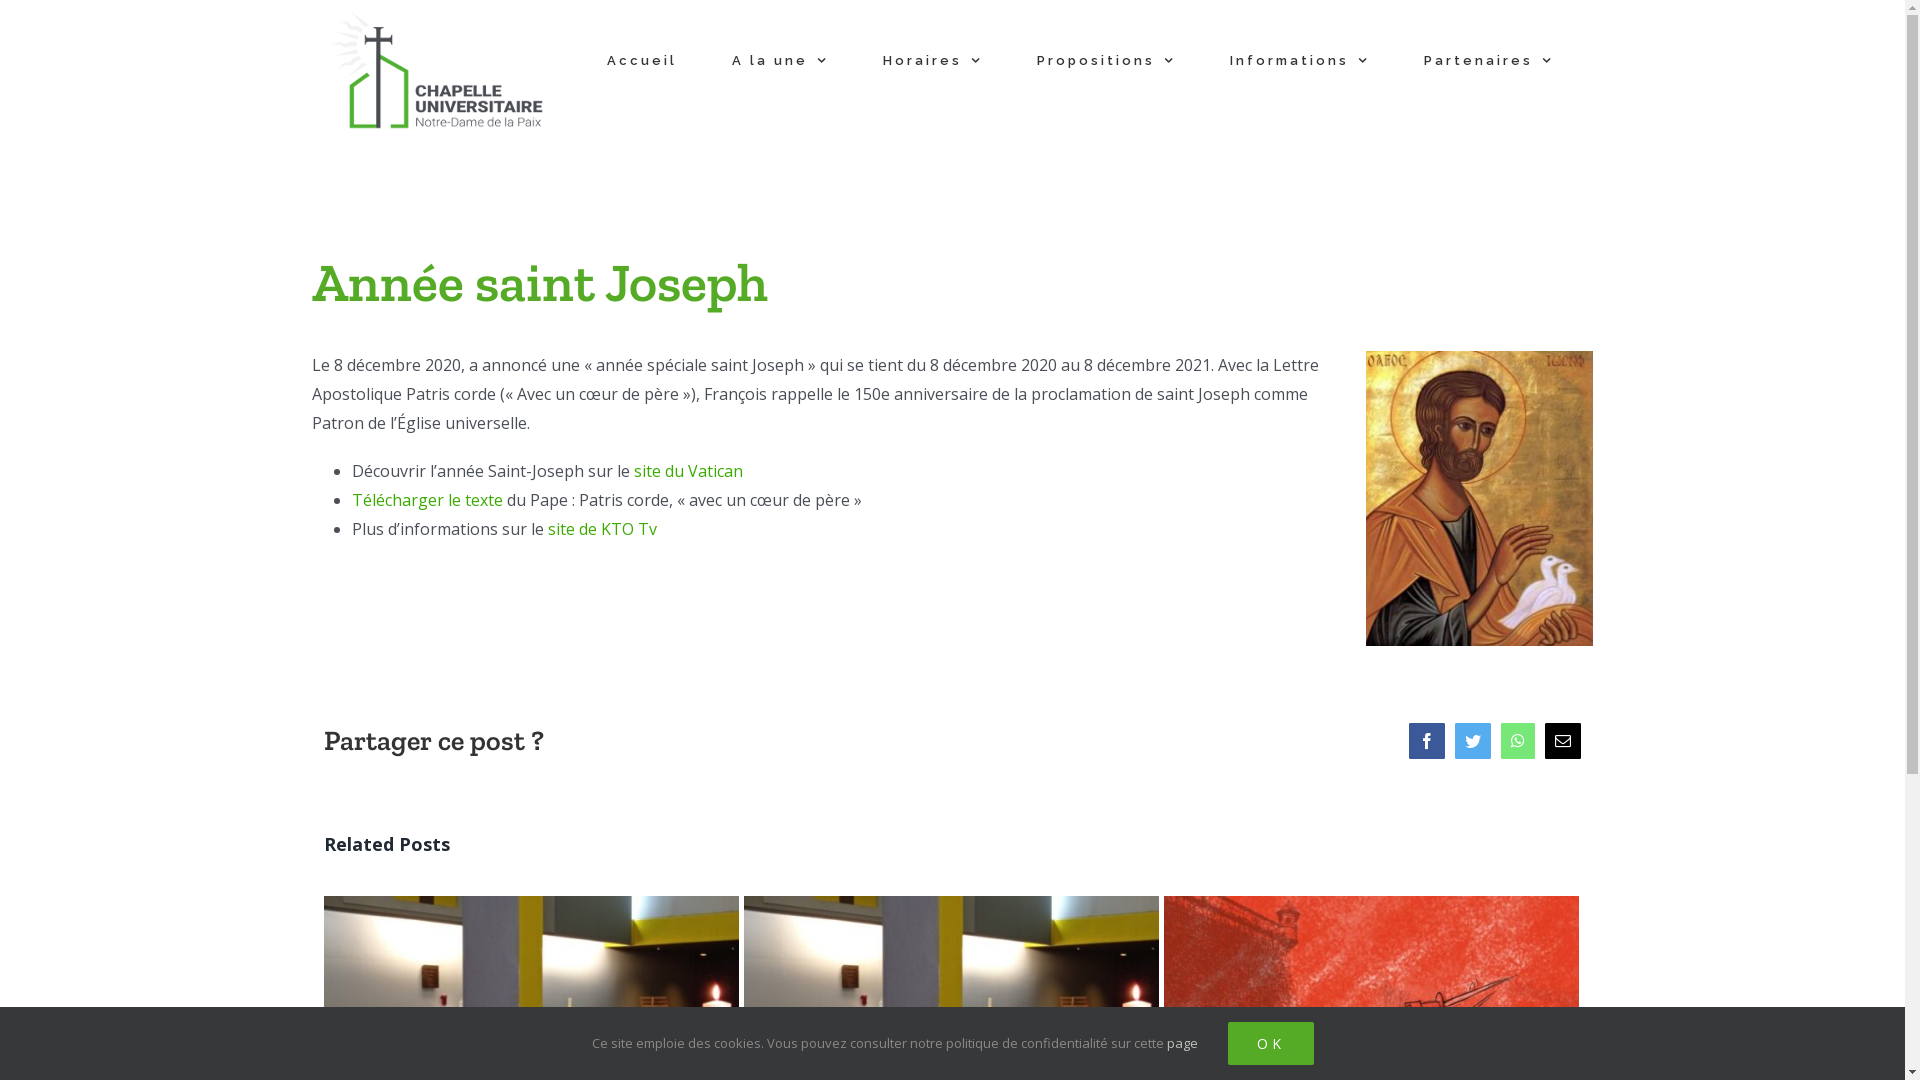 This screenshot has width=1920, height=1080. What do you see at coordinates (590, 59) in the screenshot?
I see `'Accueil'` at bounding box center [590, 59].